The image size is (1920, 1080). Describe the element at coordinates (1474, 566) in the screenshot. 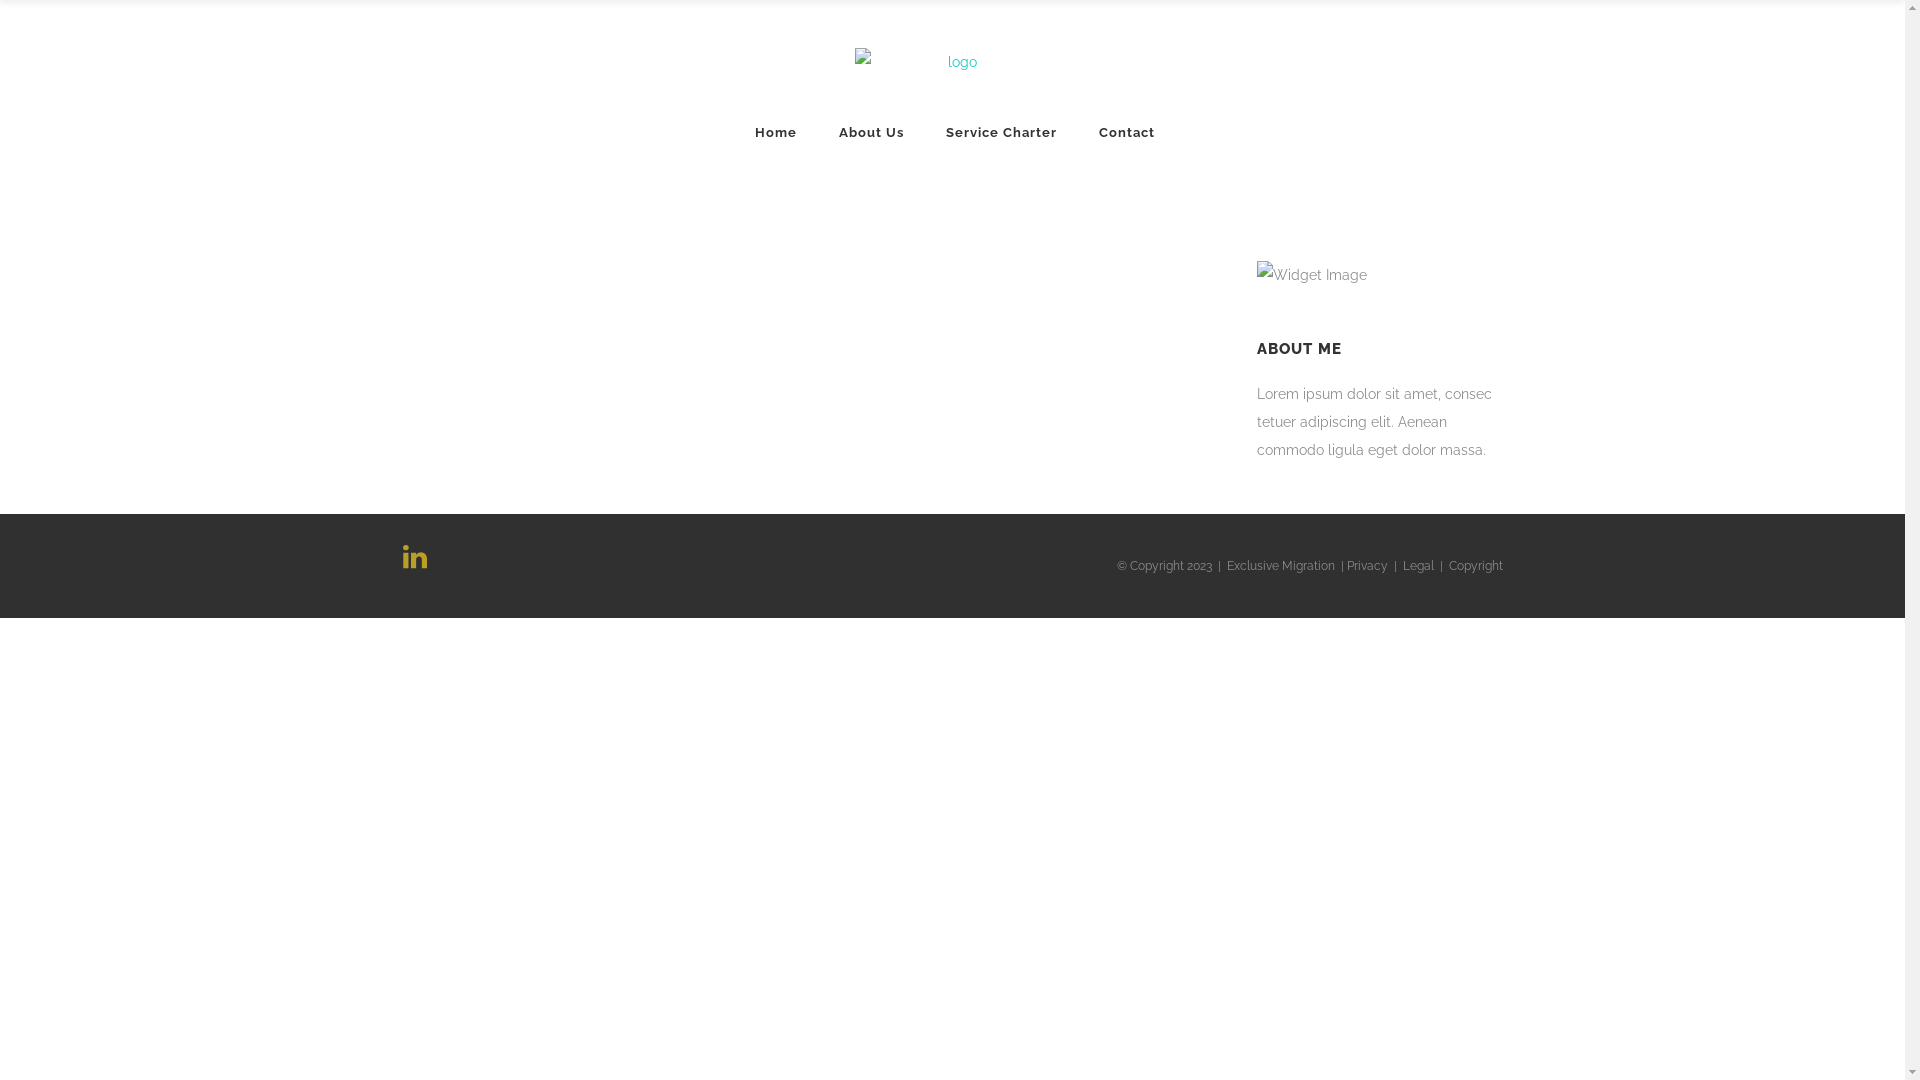

I see `'Copyright'` at that location.